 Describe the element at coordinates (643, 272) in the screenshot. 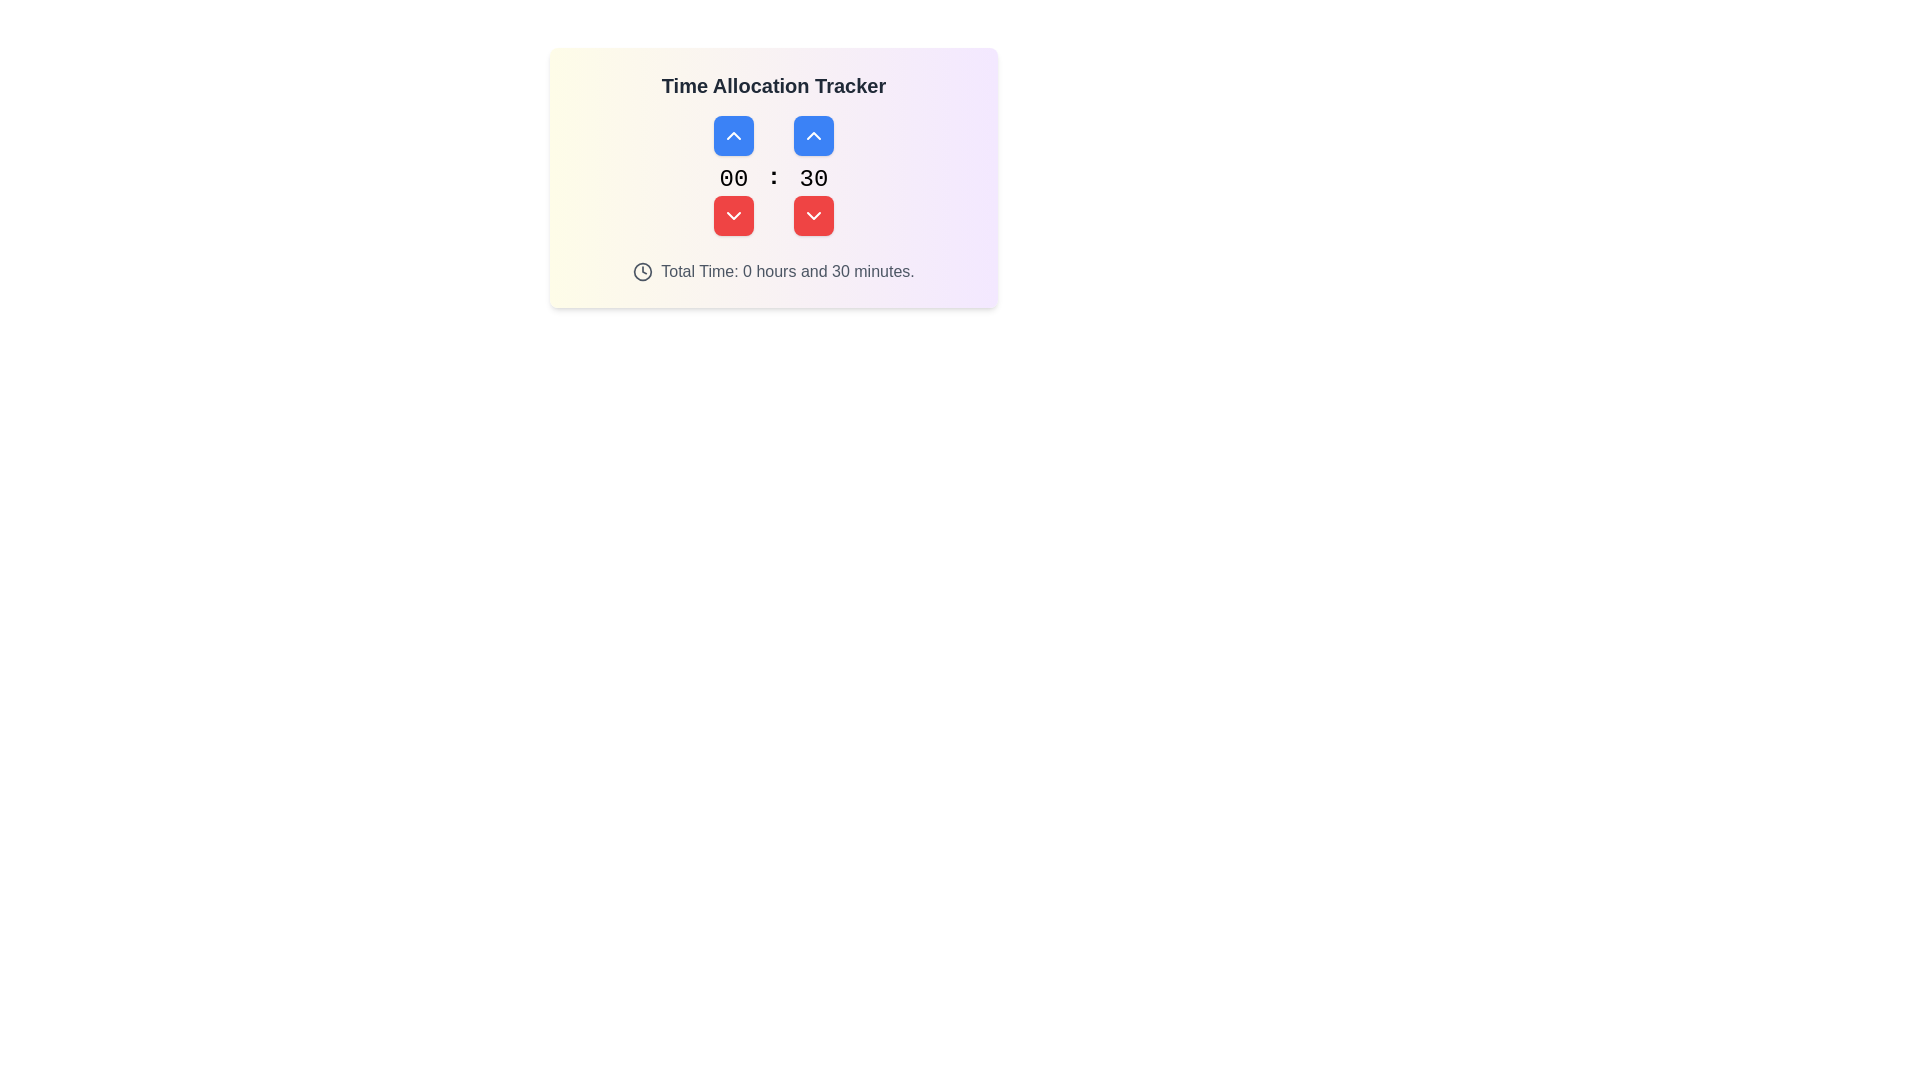

I see `the SVG Circle element, which is the outermost shape of the clock icon located in the bottom-left corner of the time allocation tracker interface, next to the total time display` at that location.